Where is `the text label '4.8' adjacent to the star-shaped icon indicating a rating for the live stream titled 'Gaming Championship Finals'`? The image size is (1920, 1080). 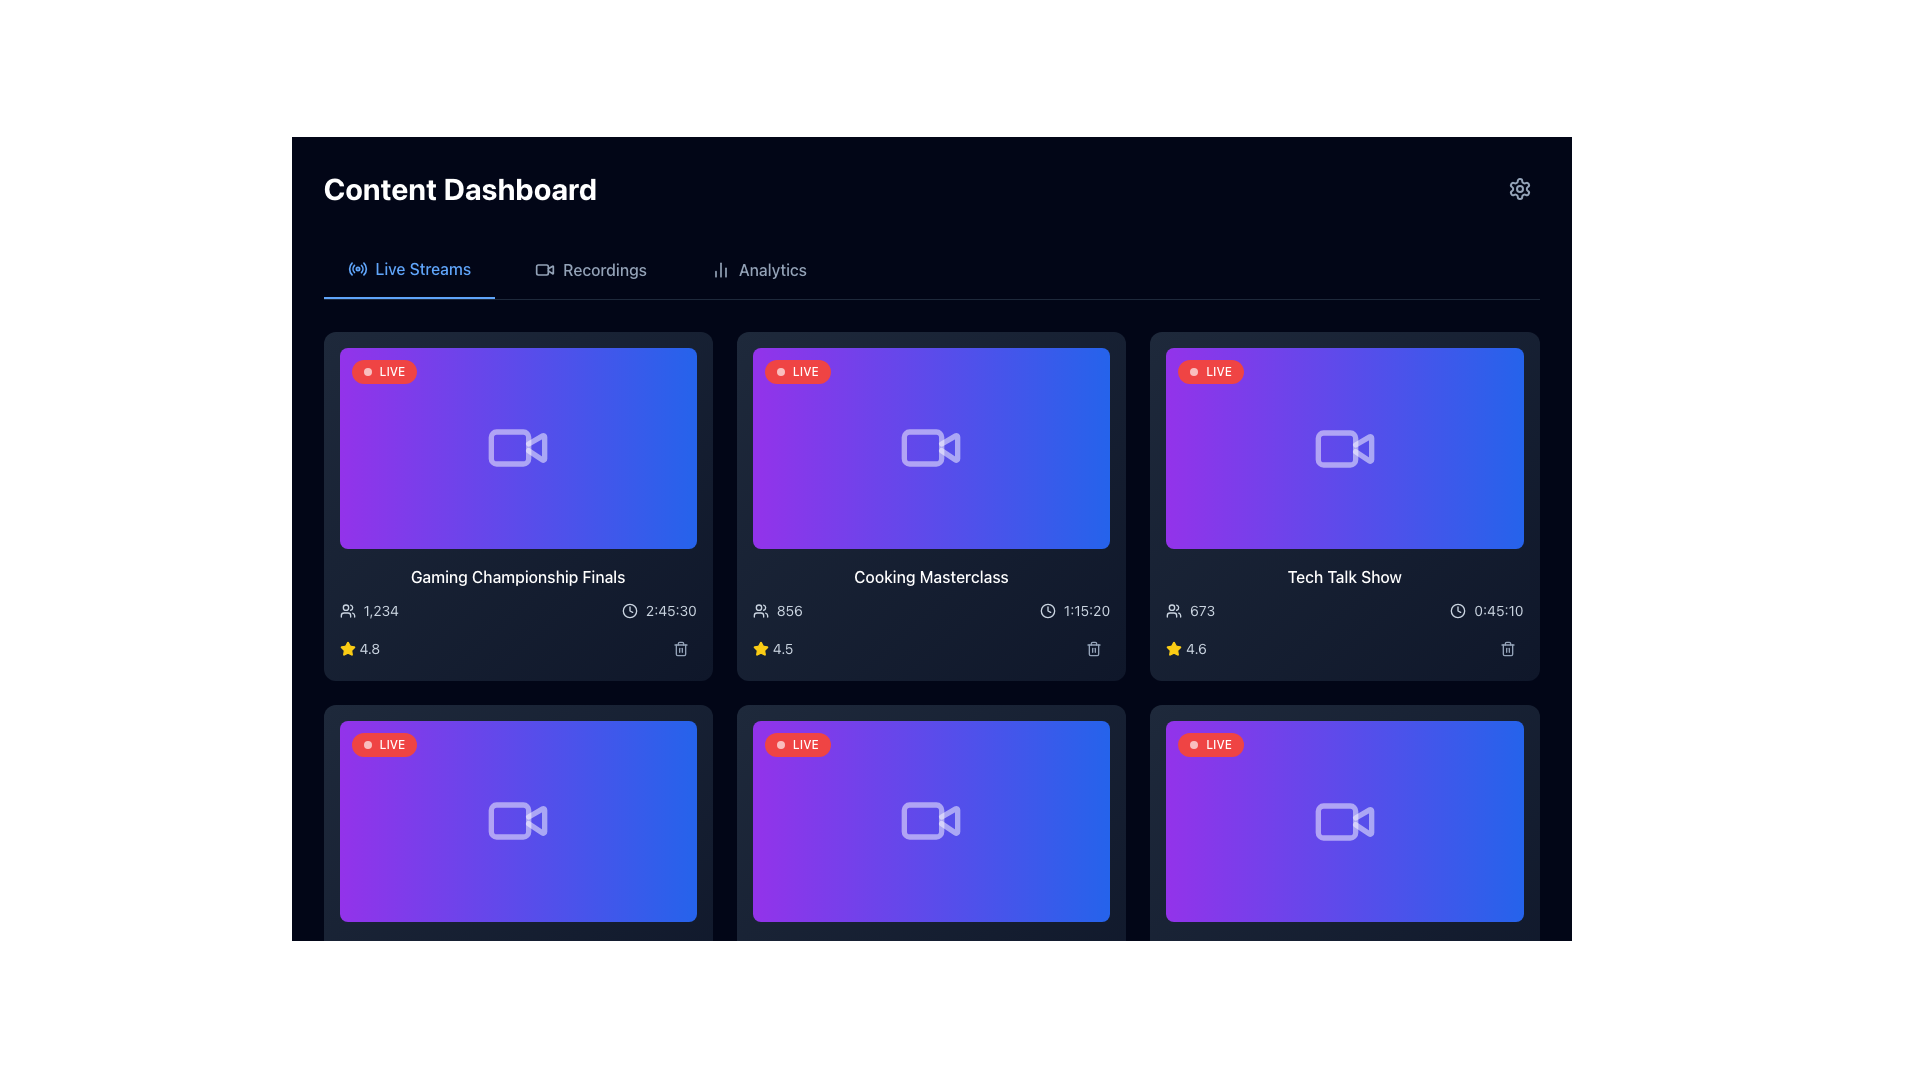
the text label '4.8' adjacent to the star-shaped icon indicating a rating for the live stream titled 'Gaming Championship Finals' is located at coordinates (359, 648).